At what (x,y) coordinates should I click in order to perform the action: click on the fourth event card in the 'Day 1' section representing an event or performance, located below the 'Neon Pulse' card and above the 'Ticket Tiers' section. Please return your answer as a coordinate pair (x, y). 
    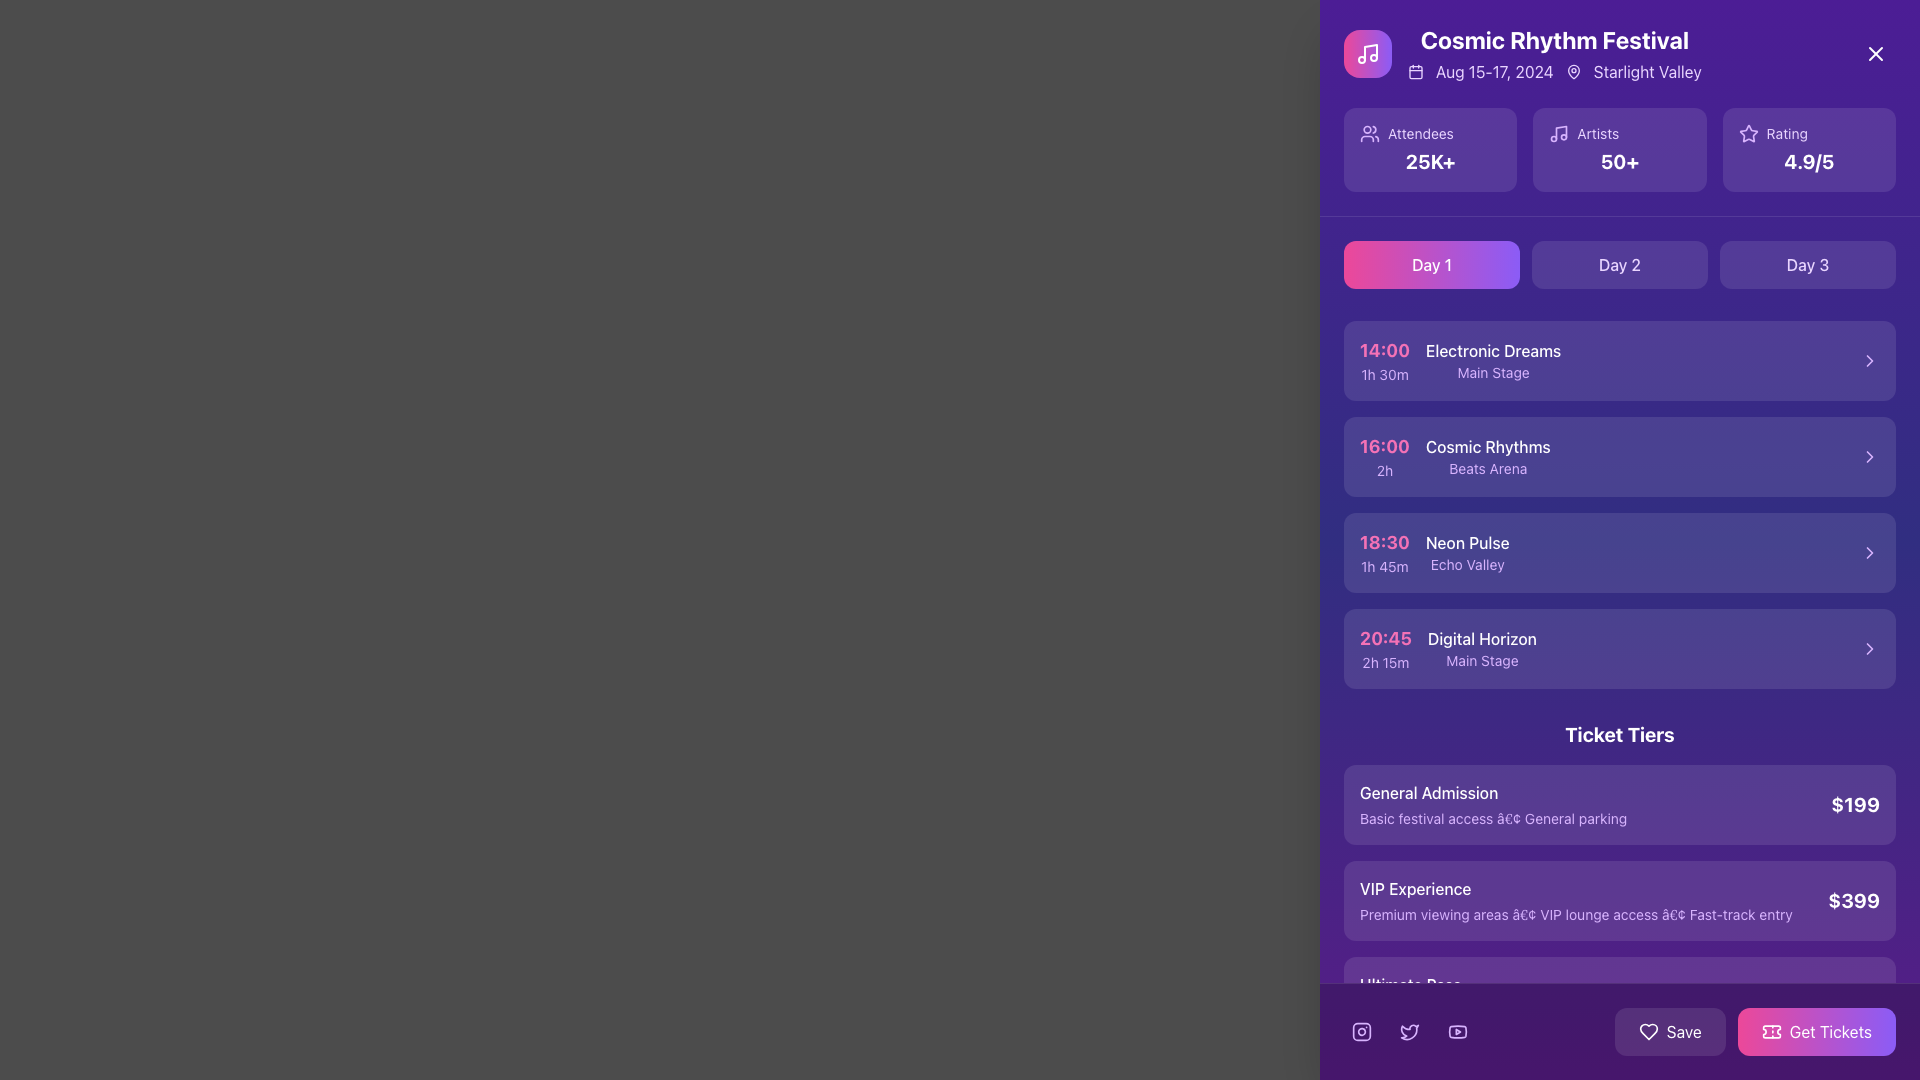
    Looking at the image, I should click on (1620, 648).